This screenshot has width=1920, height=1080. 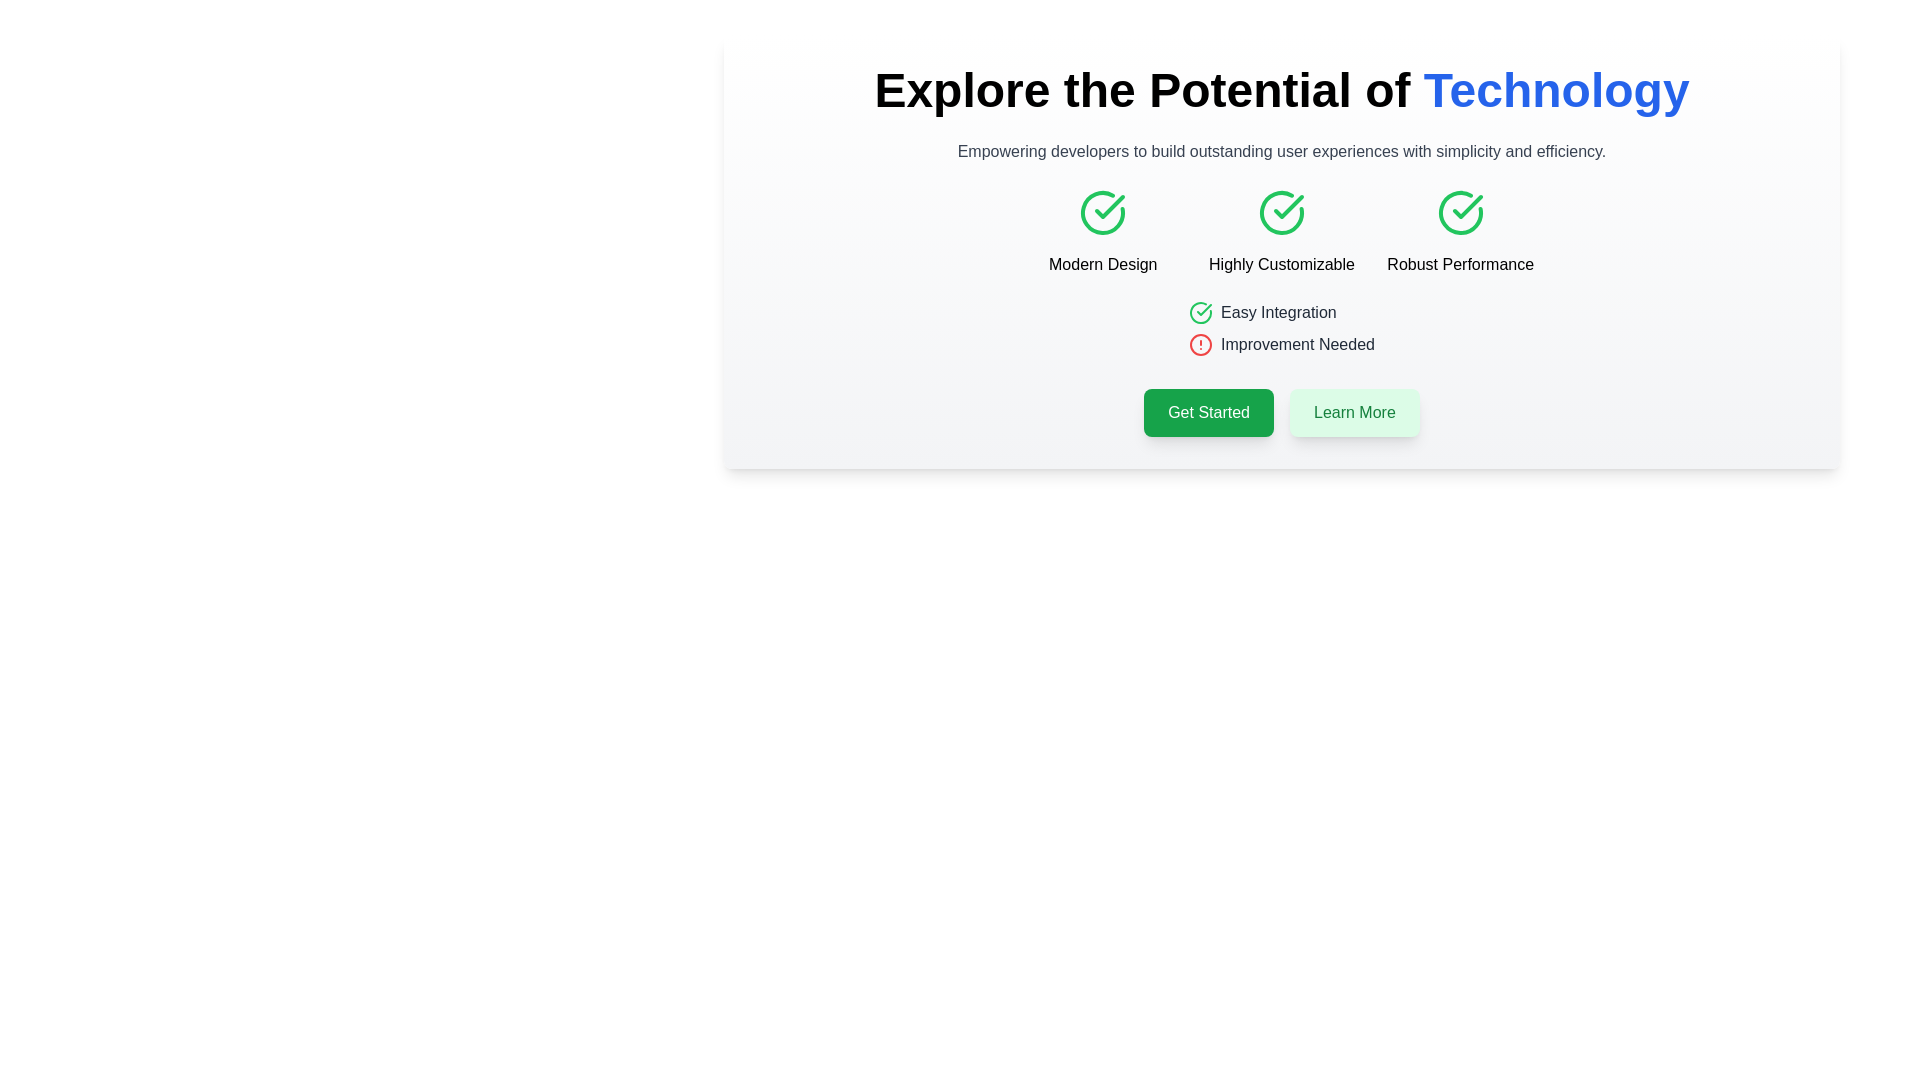 What do you see at coordinates (1281, 411) in the screenshot?
I see `the 'Learn More' button located within the Horizontal Button Group at the bottom center of the 'Explore the Potential of Technology' section` at bounding box center [1281, 411].